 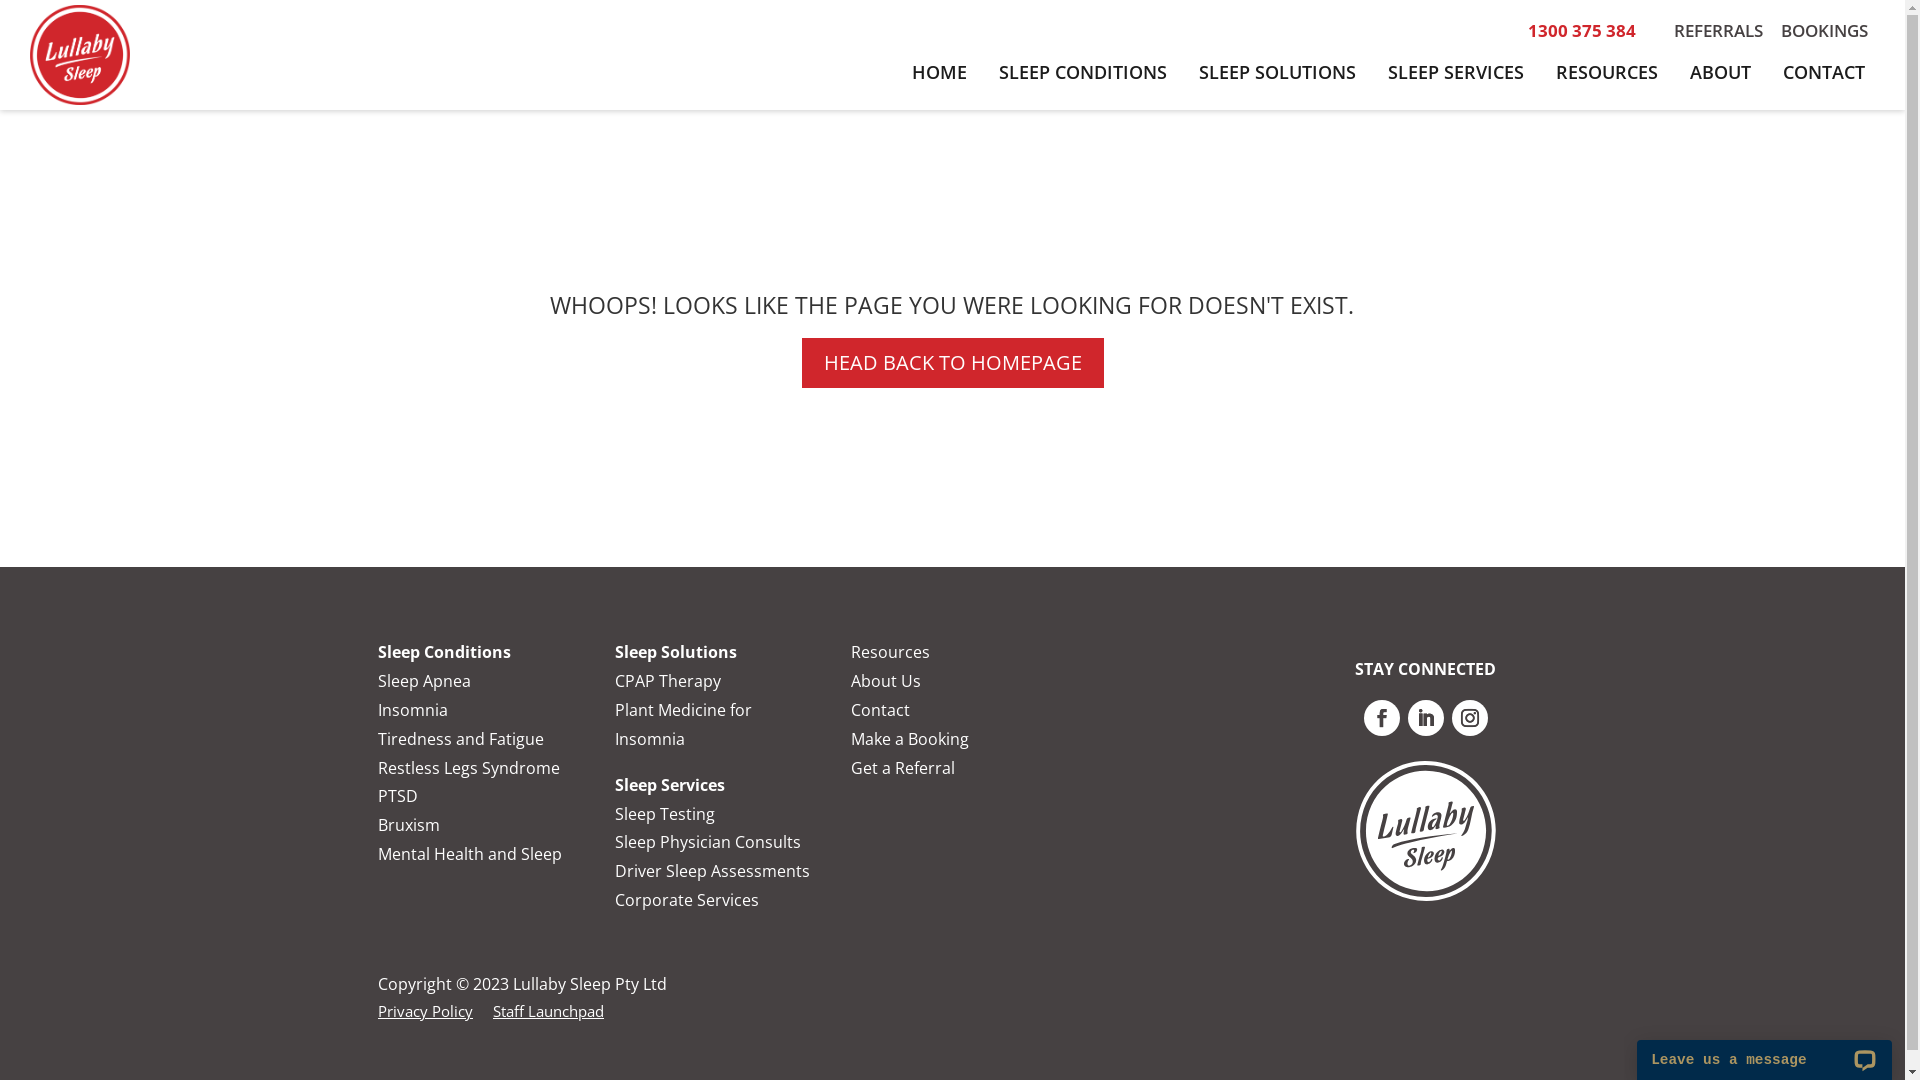 What do you see at coordinates (1381, 716) in the screenshot?
I see `'Follow on Facebook'` at bounding box center [1381, 716].